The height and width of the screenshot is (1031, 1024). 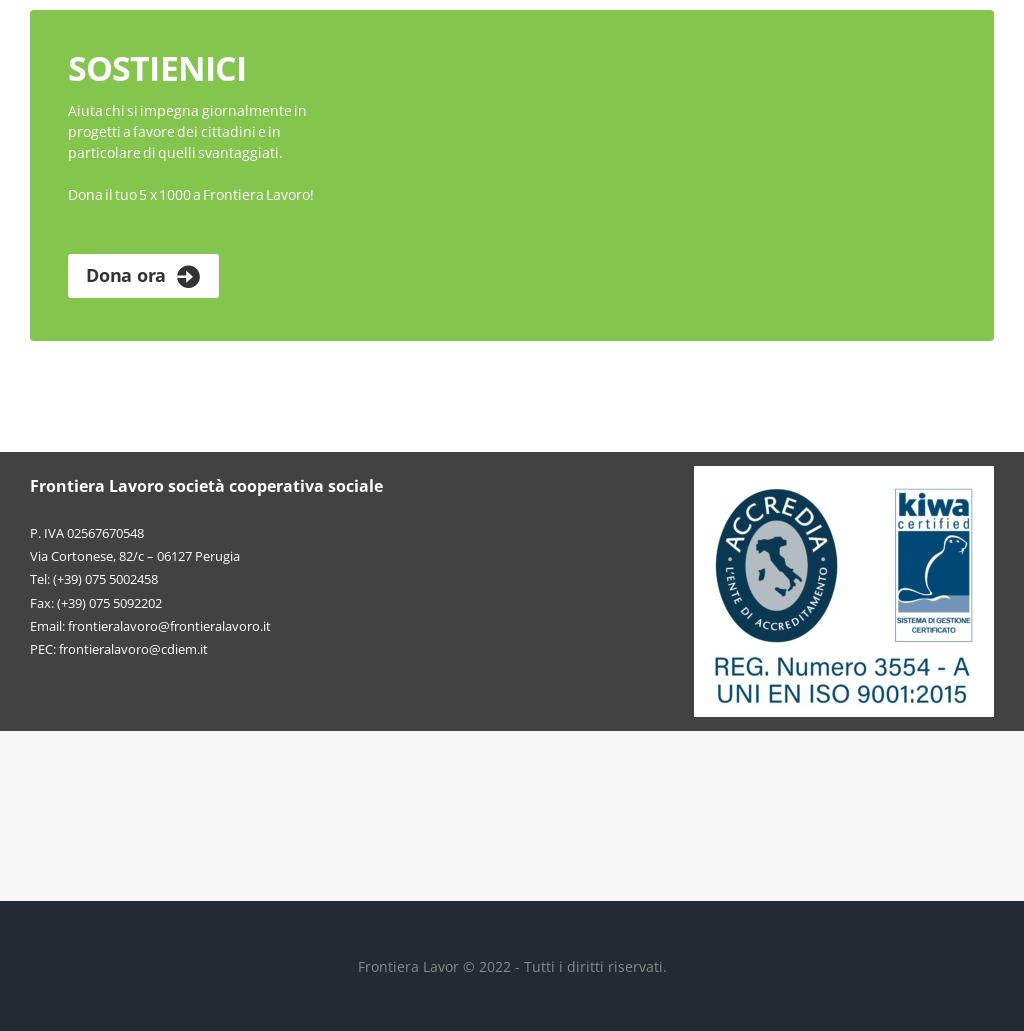 What do you see at coordinates (132, 647) in the screenshot?
I see `'frontieralavoro@cdiem.it'` at bounding box center [132, 647].